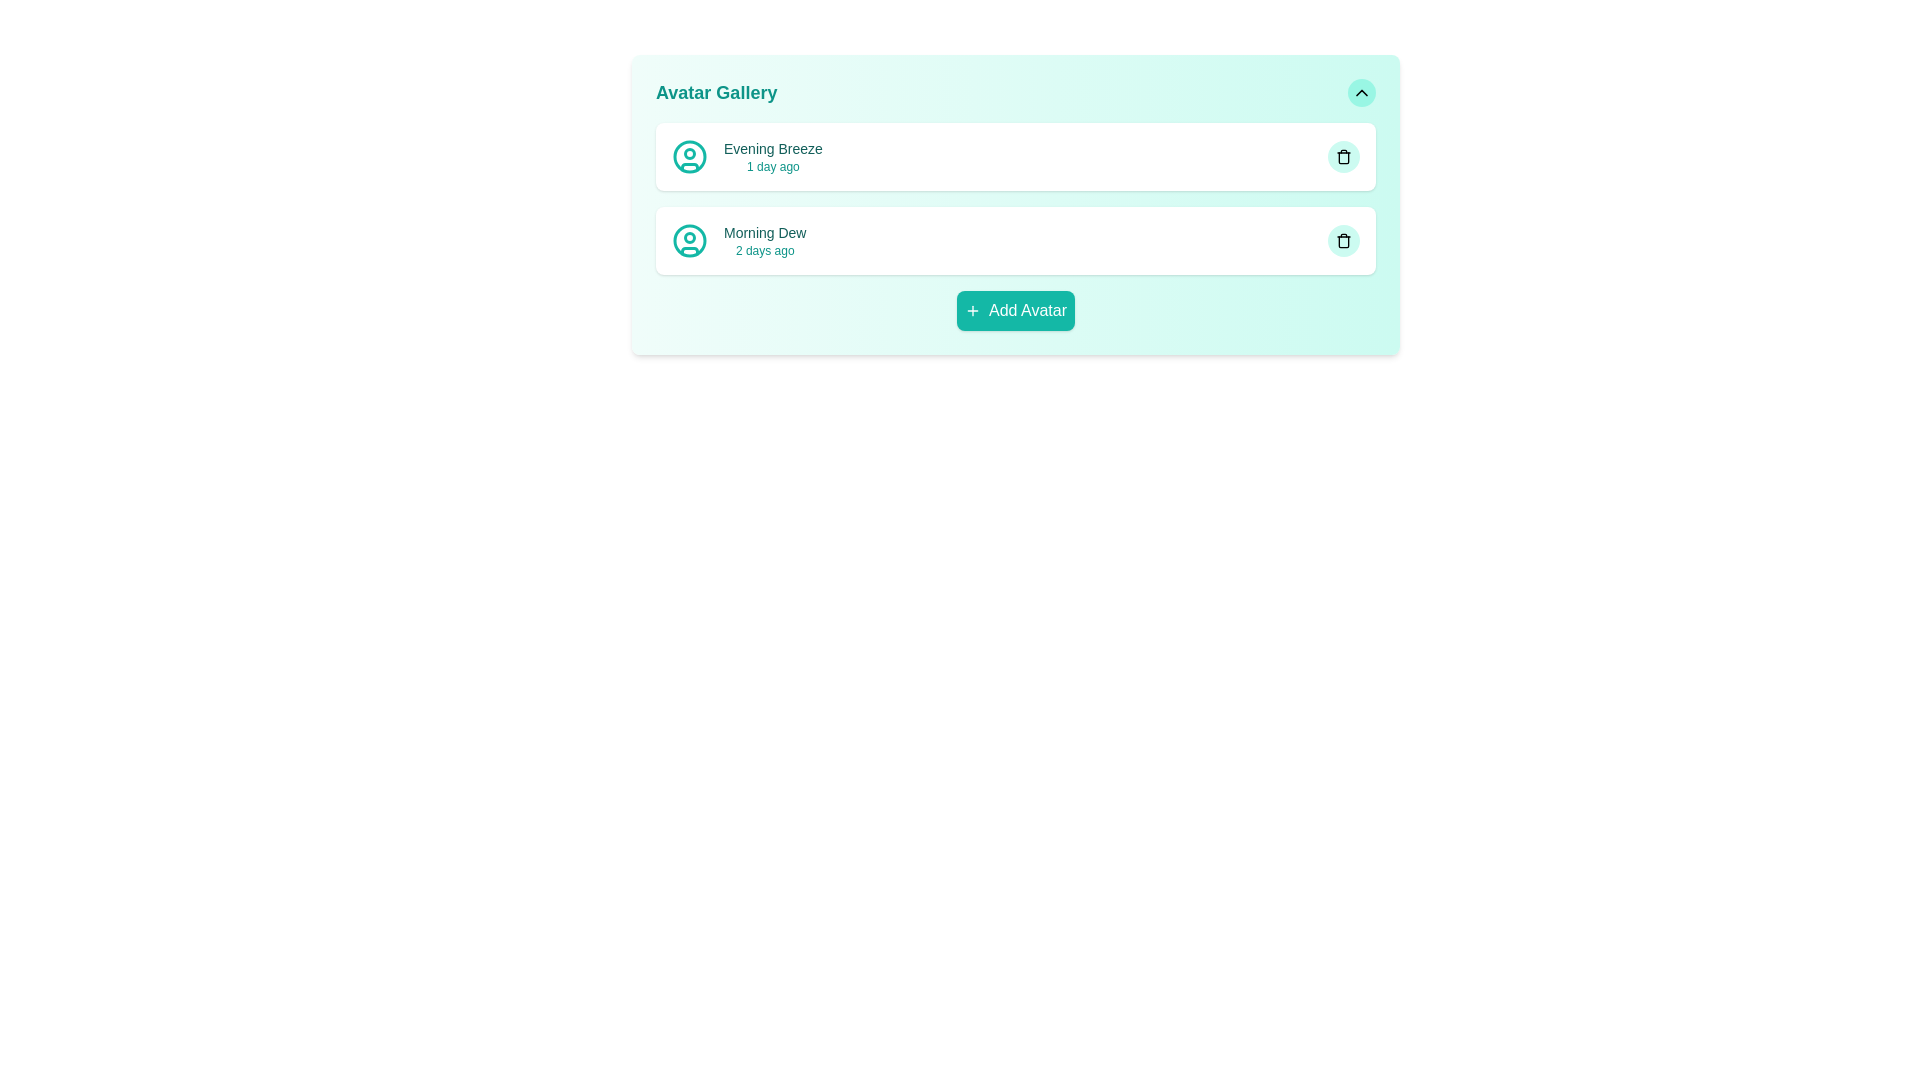 The width and height of the screenshot is (1920, 1080). What do you see at coordinates (746, 156) in the screenshot?
I see `the user entry element containing the avatar and text labels, specifically 'Evening Breeze' and '1 day ago', for navigation` at bounding box center [746, 156].